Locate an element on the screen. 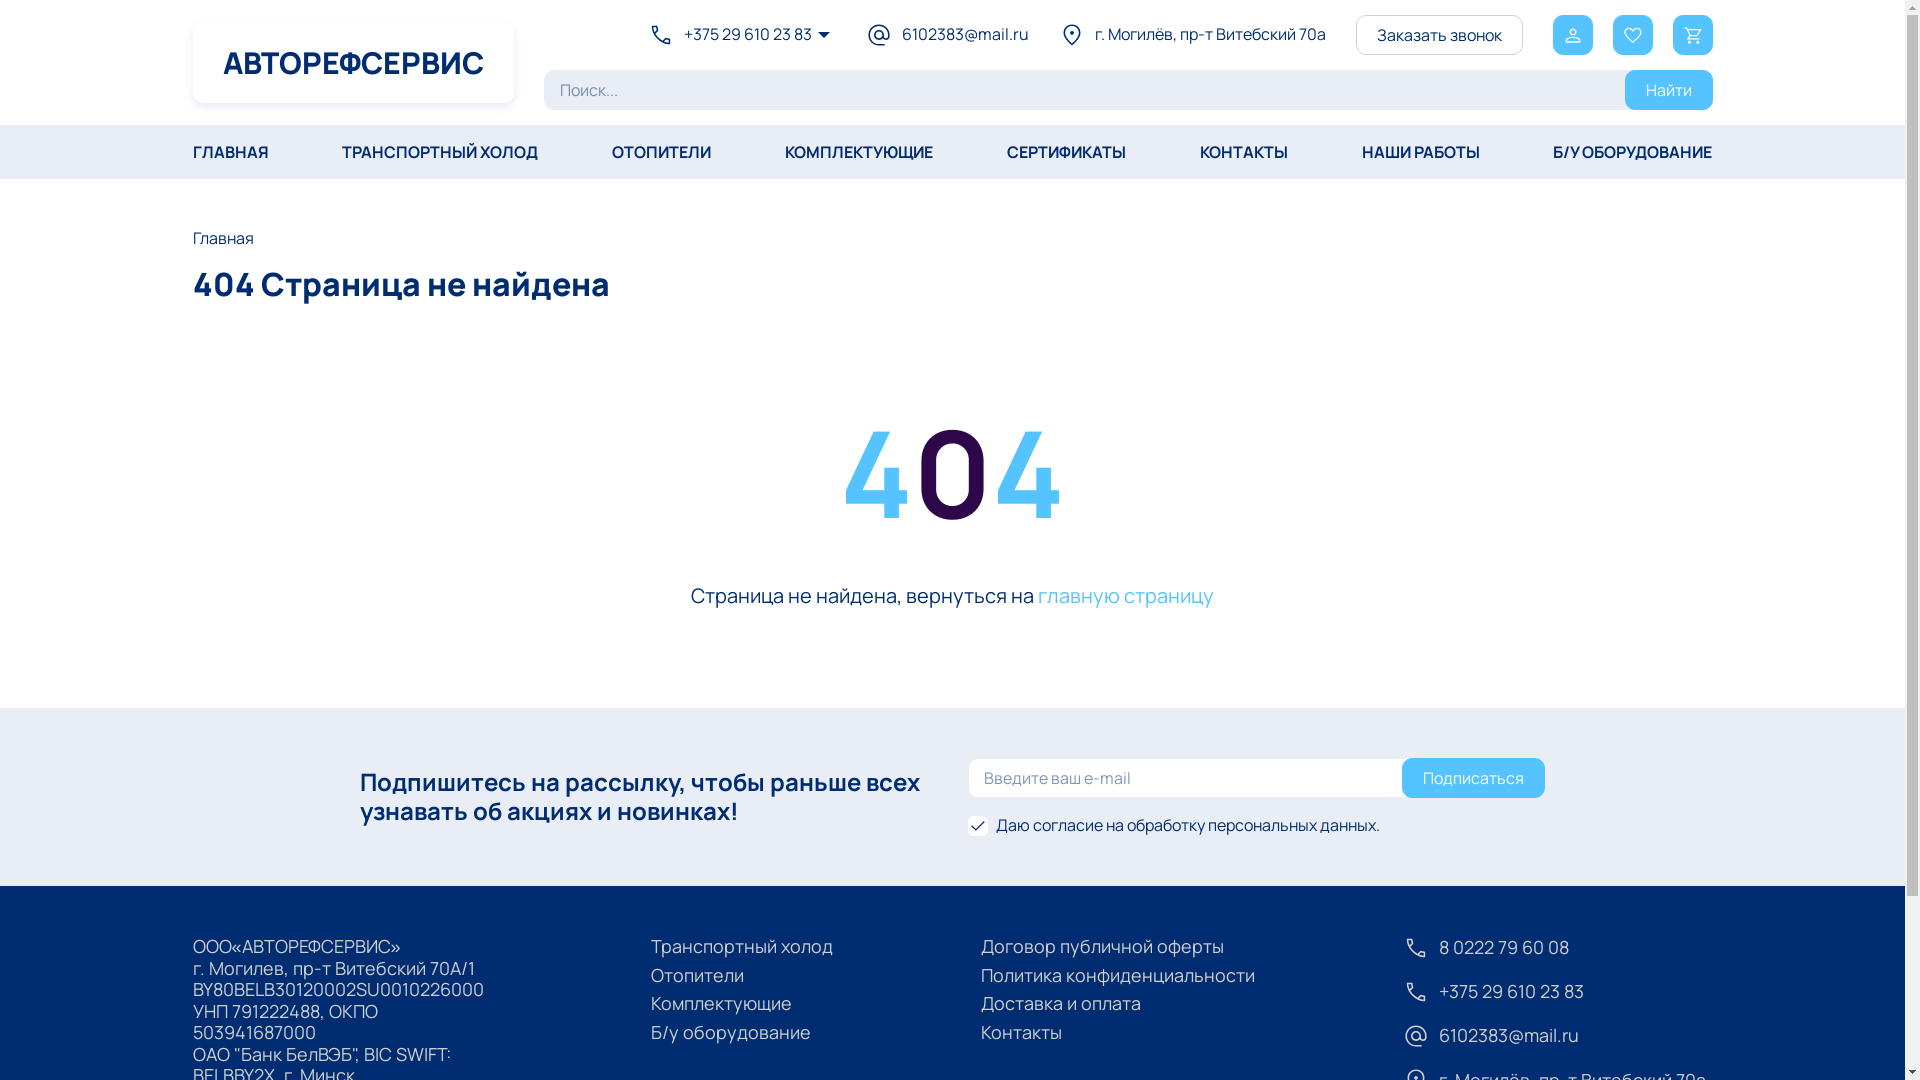 This screenshot has width=1920, height=1080. '+375 29 610 23 83' is located at coordinates (728, 34).